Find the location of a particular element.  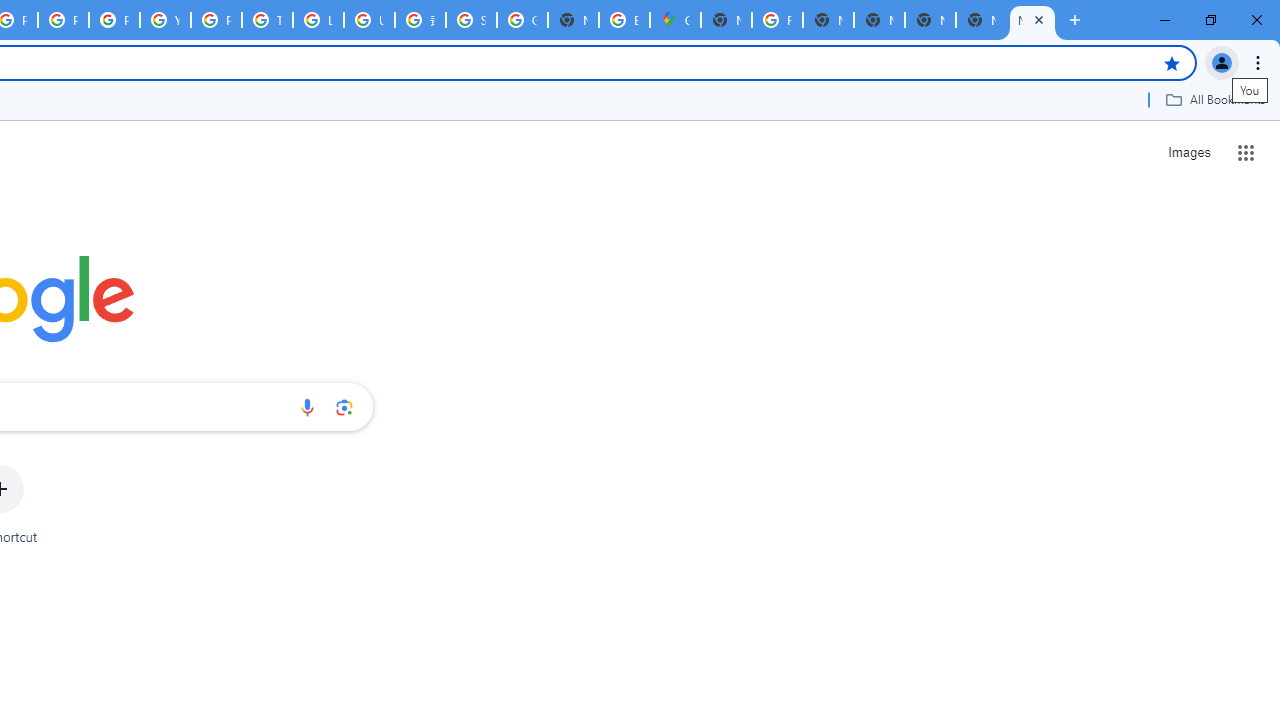

'Search by image' is located at coordinates (344, 406).